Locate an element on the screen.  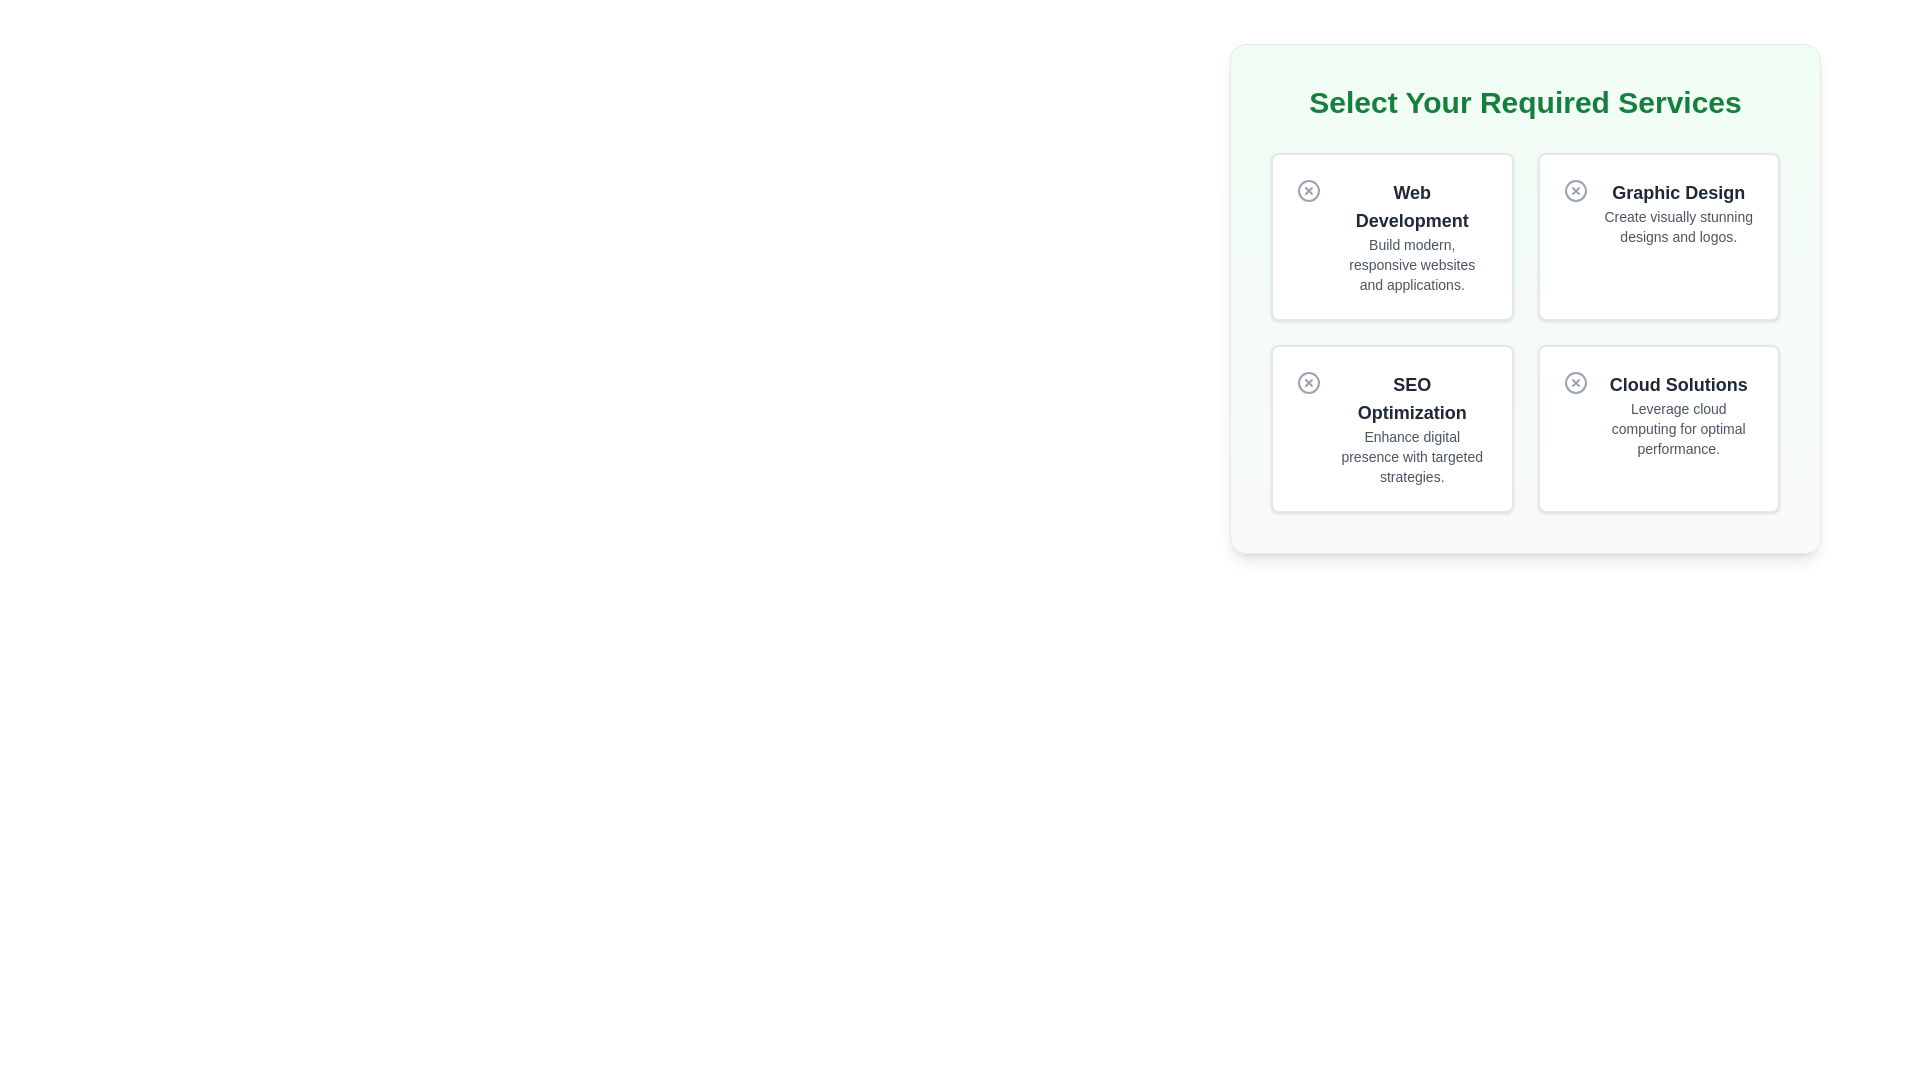
title and description of the 'Web Development' informational card located at the top-left position of the grid under the section 'Select Your Required Services' is located at coordinates (1391, 235).